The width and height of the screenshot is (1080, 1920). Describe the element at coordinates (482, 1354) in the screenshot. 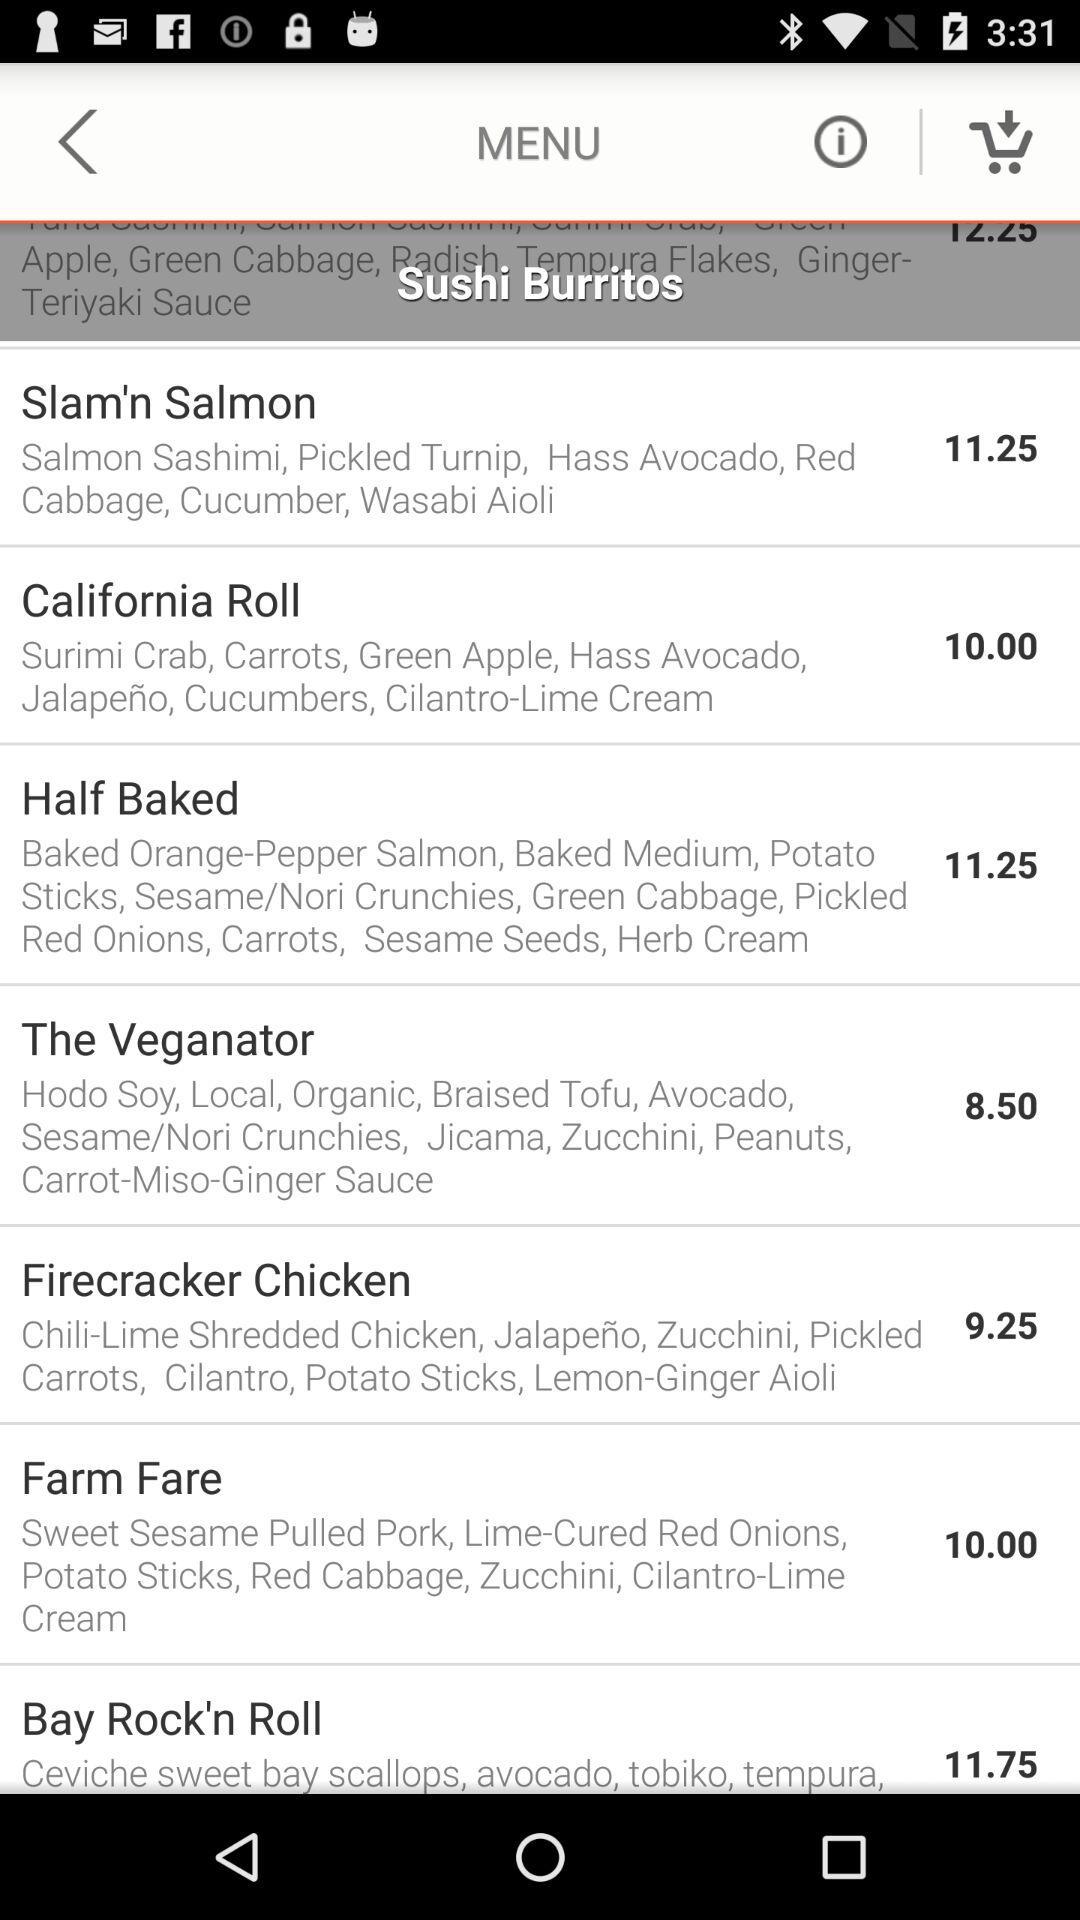

I see `item next to the 9.25 app` at that location.